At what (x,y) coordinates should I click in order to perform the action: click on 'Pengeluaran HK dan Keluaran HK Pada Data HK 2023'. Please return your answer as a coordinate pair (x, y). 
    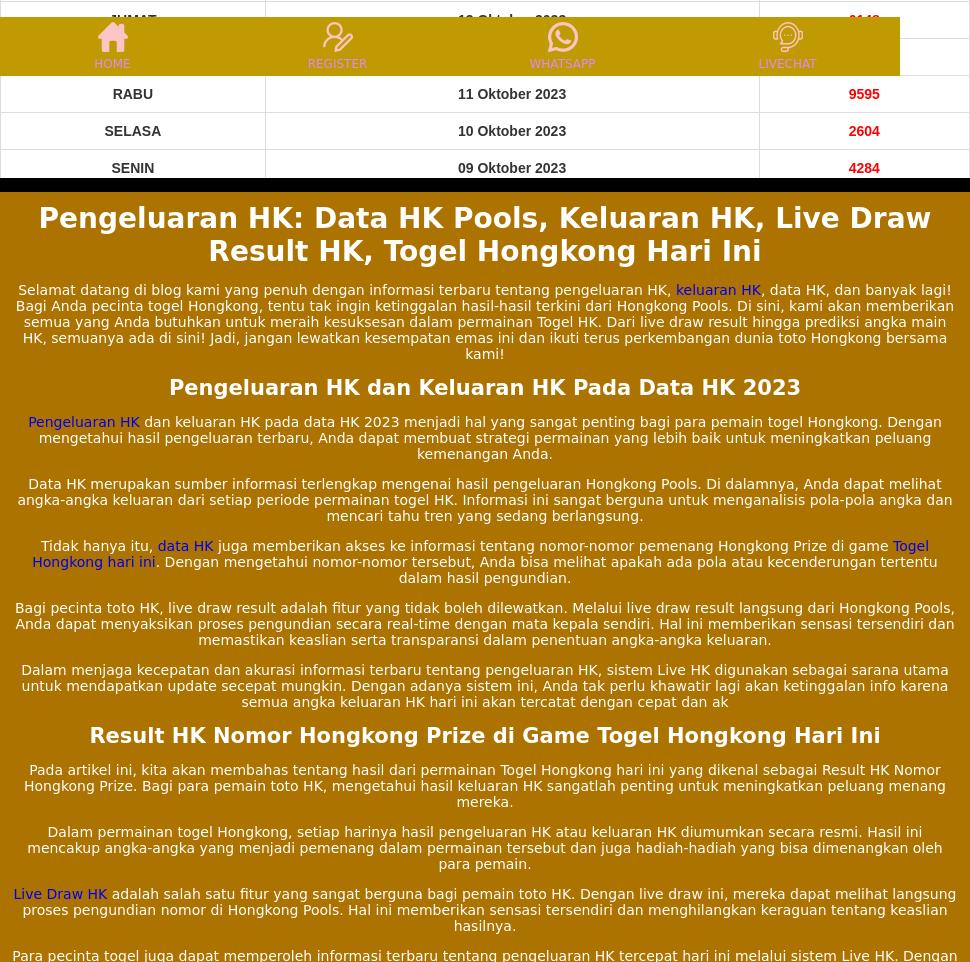
    Looking at the image, I should click on (483, 386).